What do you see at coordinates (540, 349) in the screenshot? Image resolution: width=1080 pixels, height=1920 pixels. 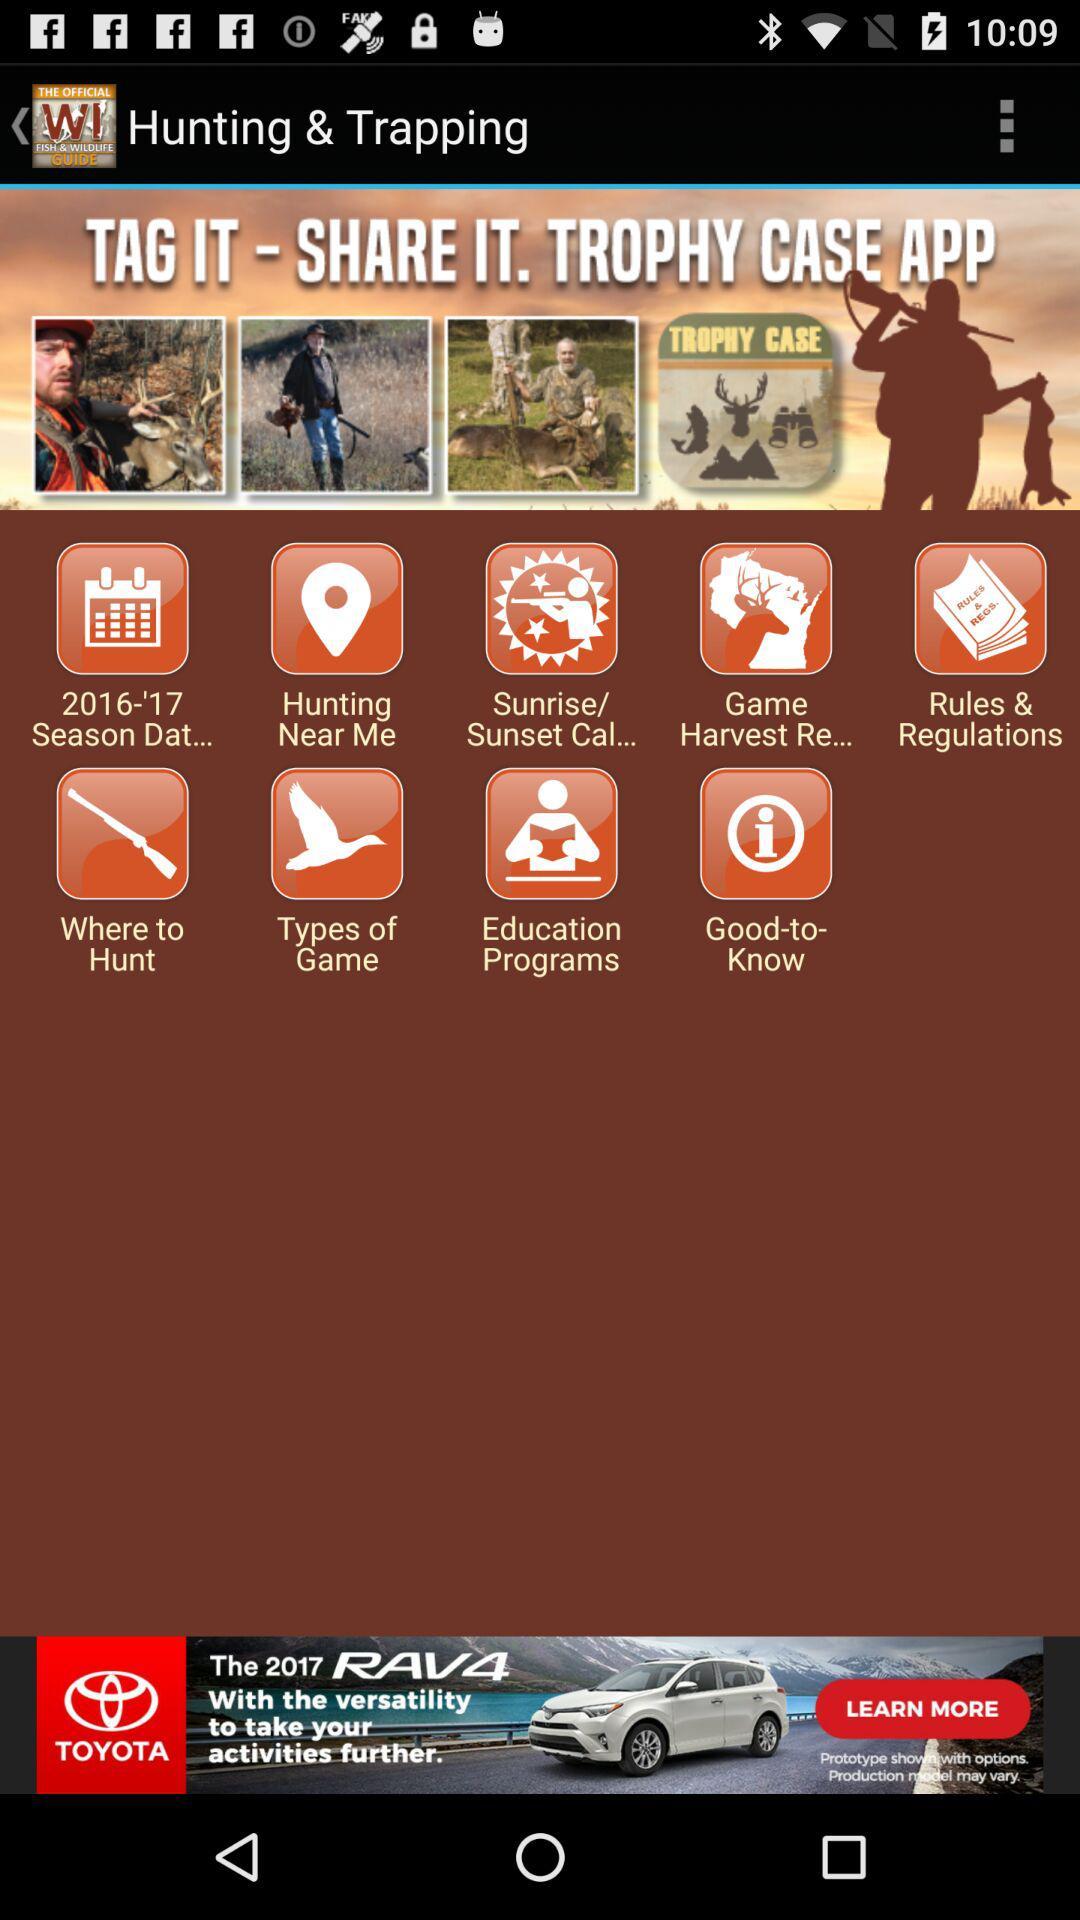 I see `click on advertisements` at bounding box center [540, 349].